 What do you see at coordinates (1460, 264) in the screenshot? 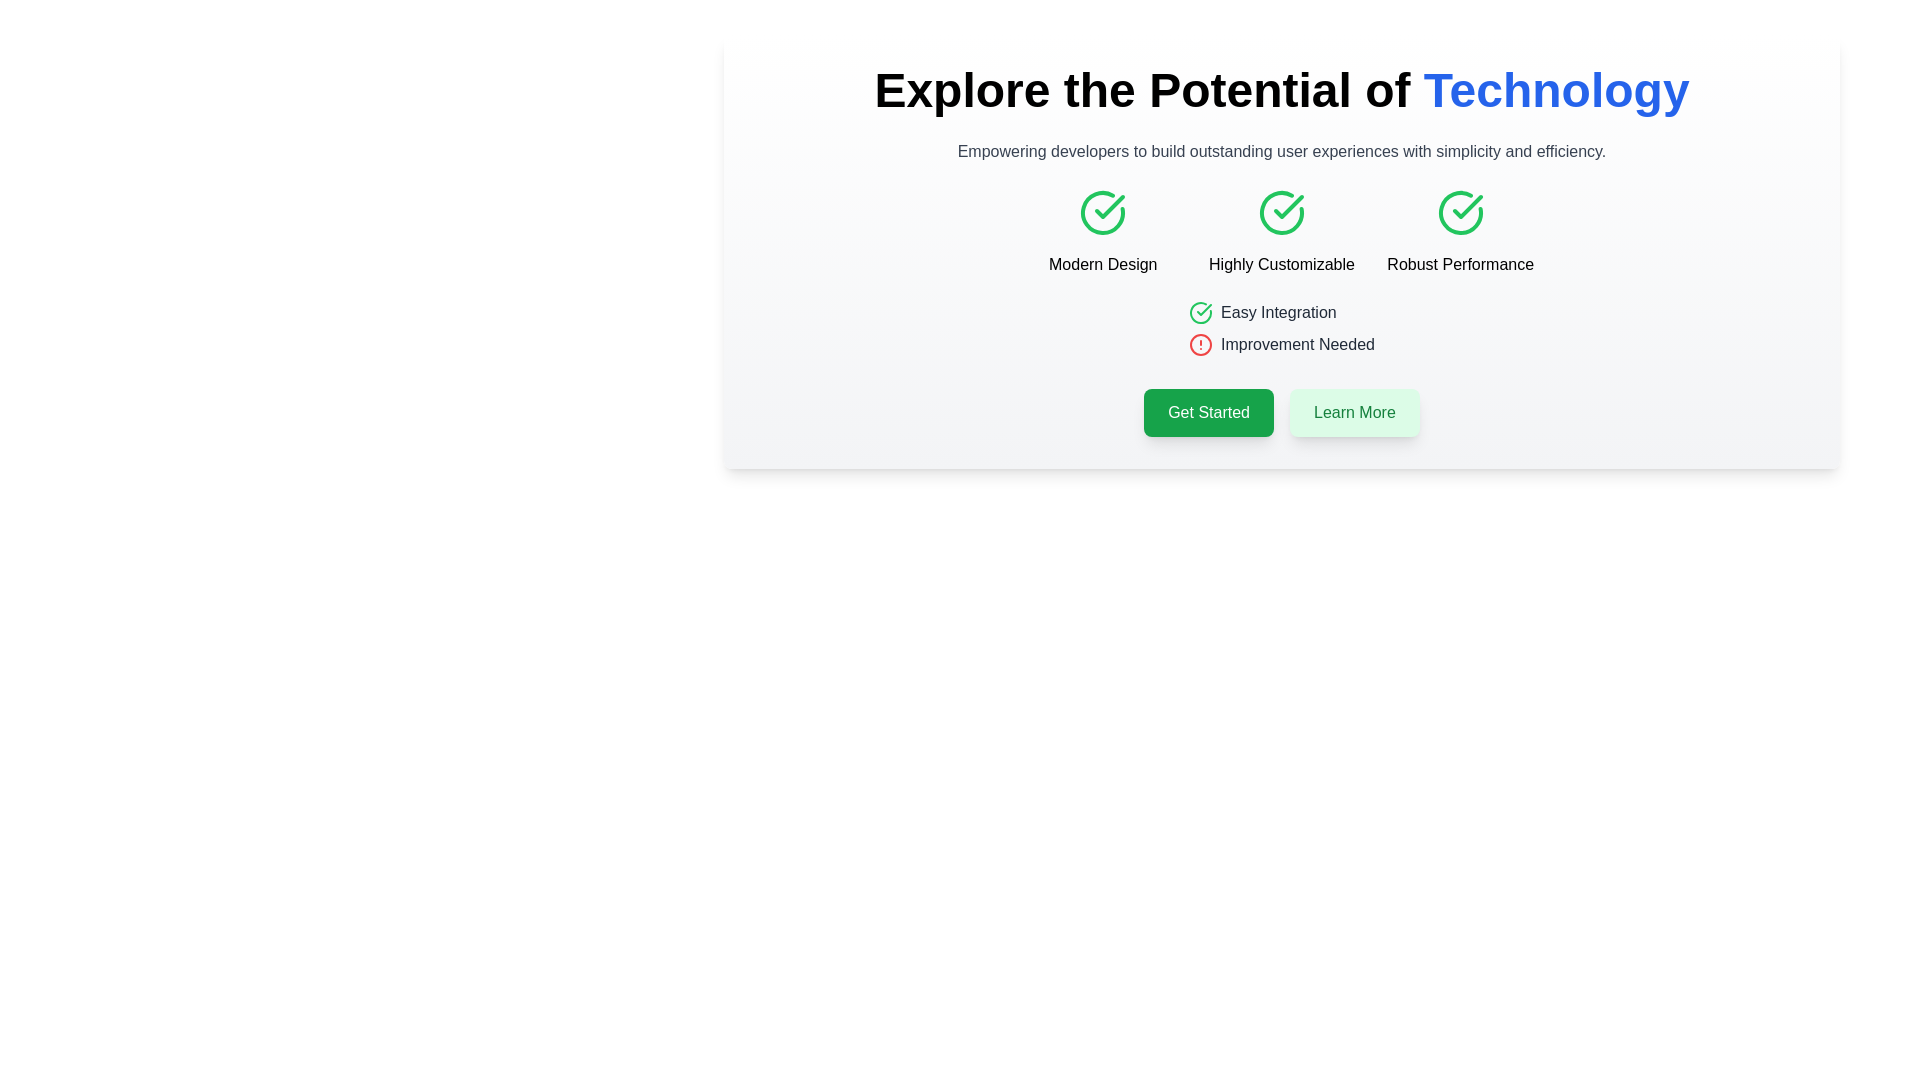
I see `text label that says 'Robust Performance', which is centrally located below a green checkmark icon in the third column of a horizontal group of features` at bounding box center [1460, 264].